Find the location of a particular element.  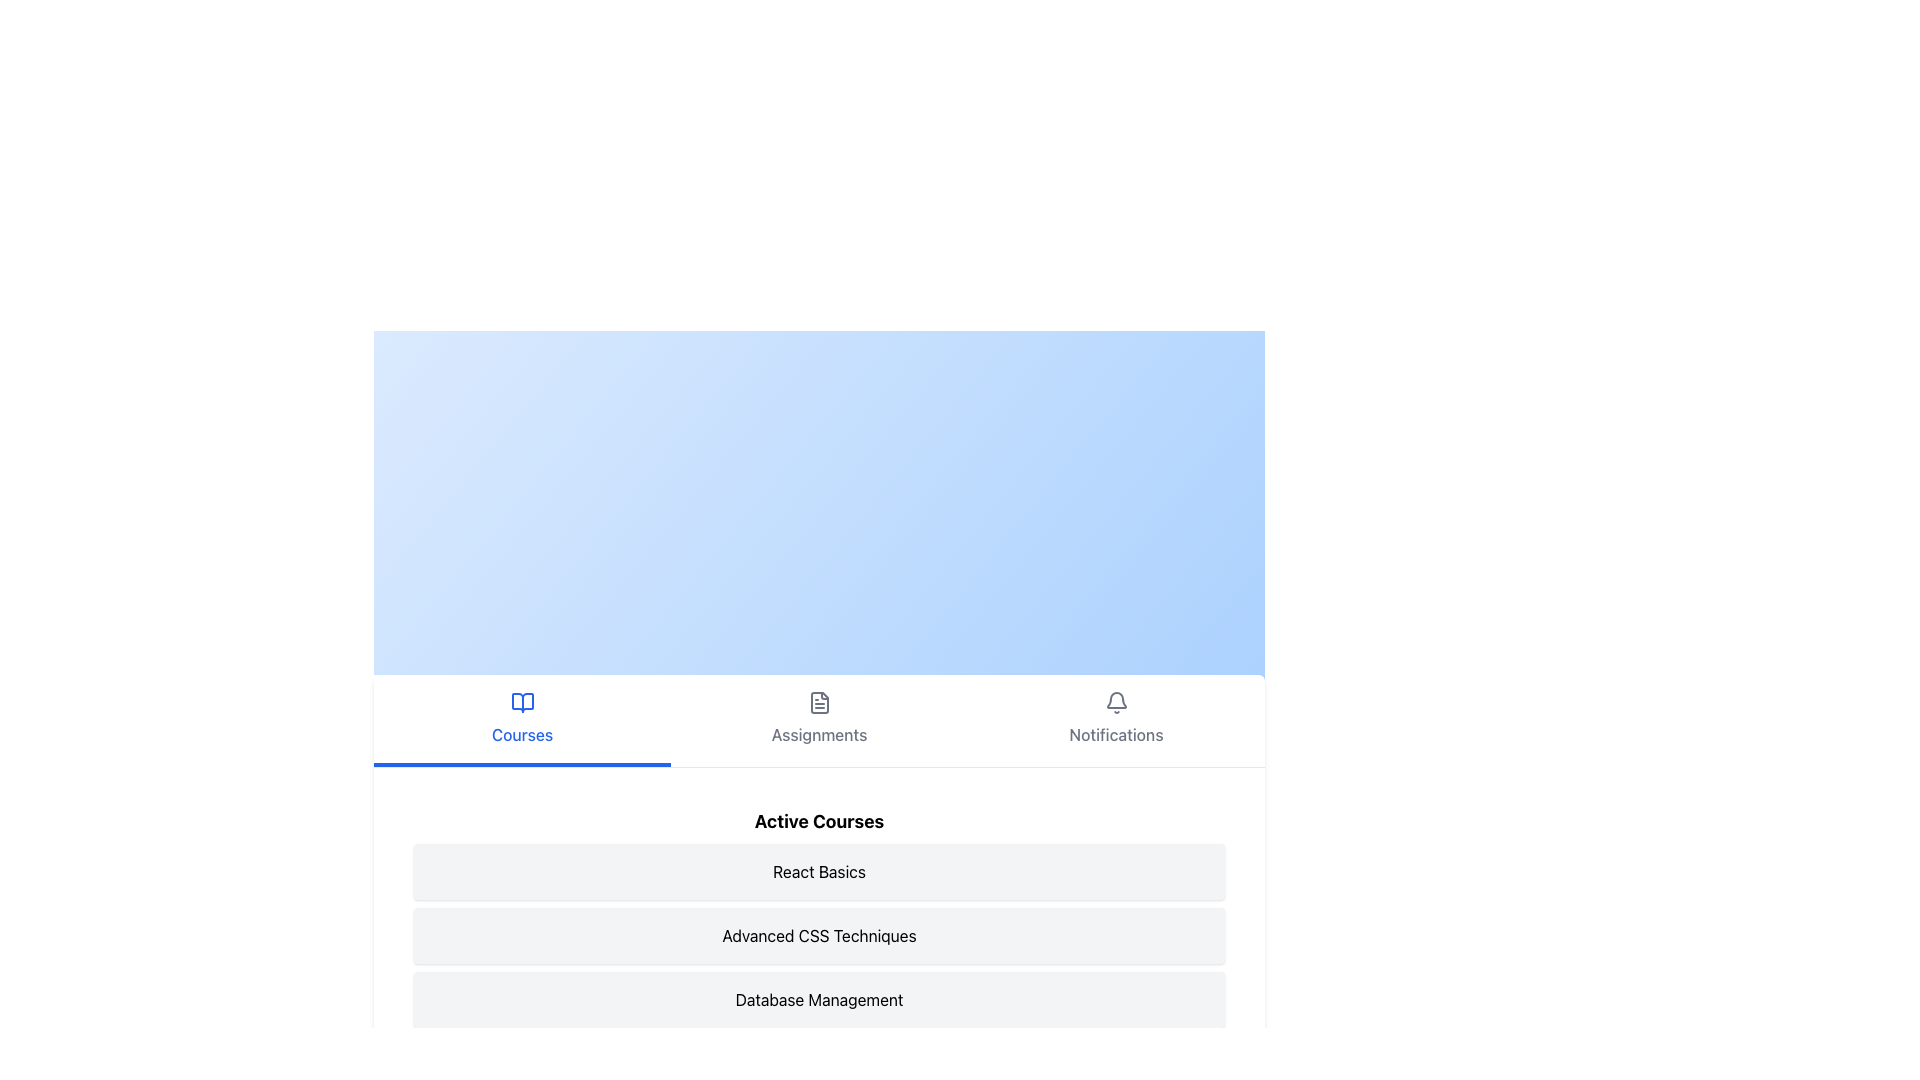

the bell-shaped notification icon located in the header section of the application to interact with notifications is located at coordinates (1115, 698).